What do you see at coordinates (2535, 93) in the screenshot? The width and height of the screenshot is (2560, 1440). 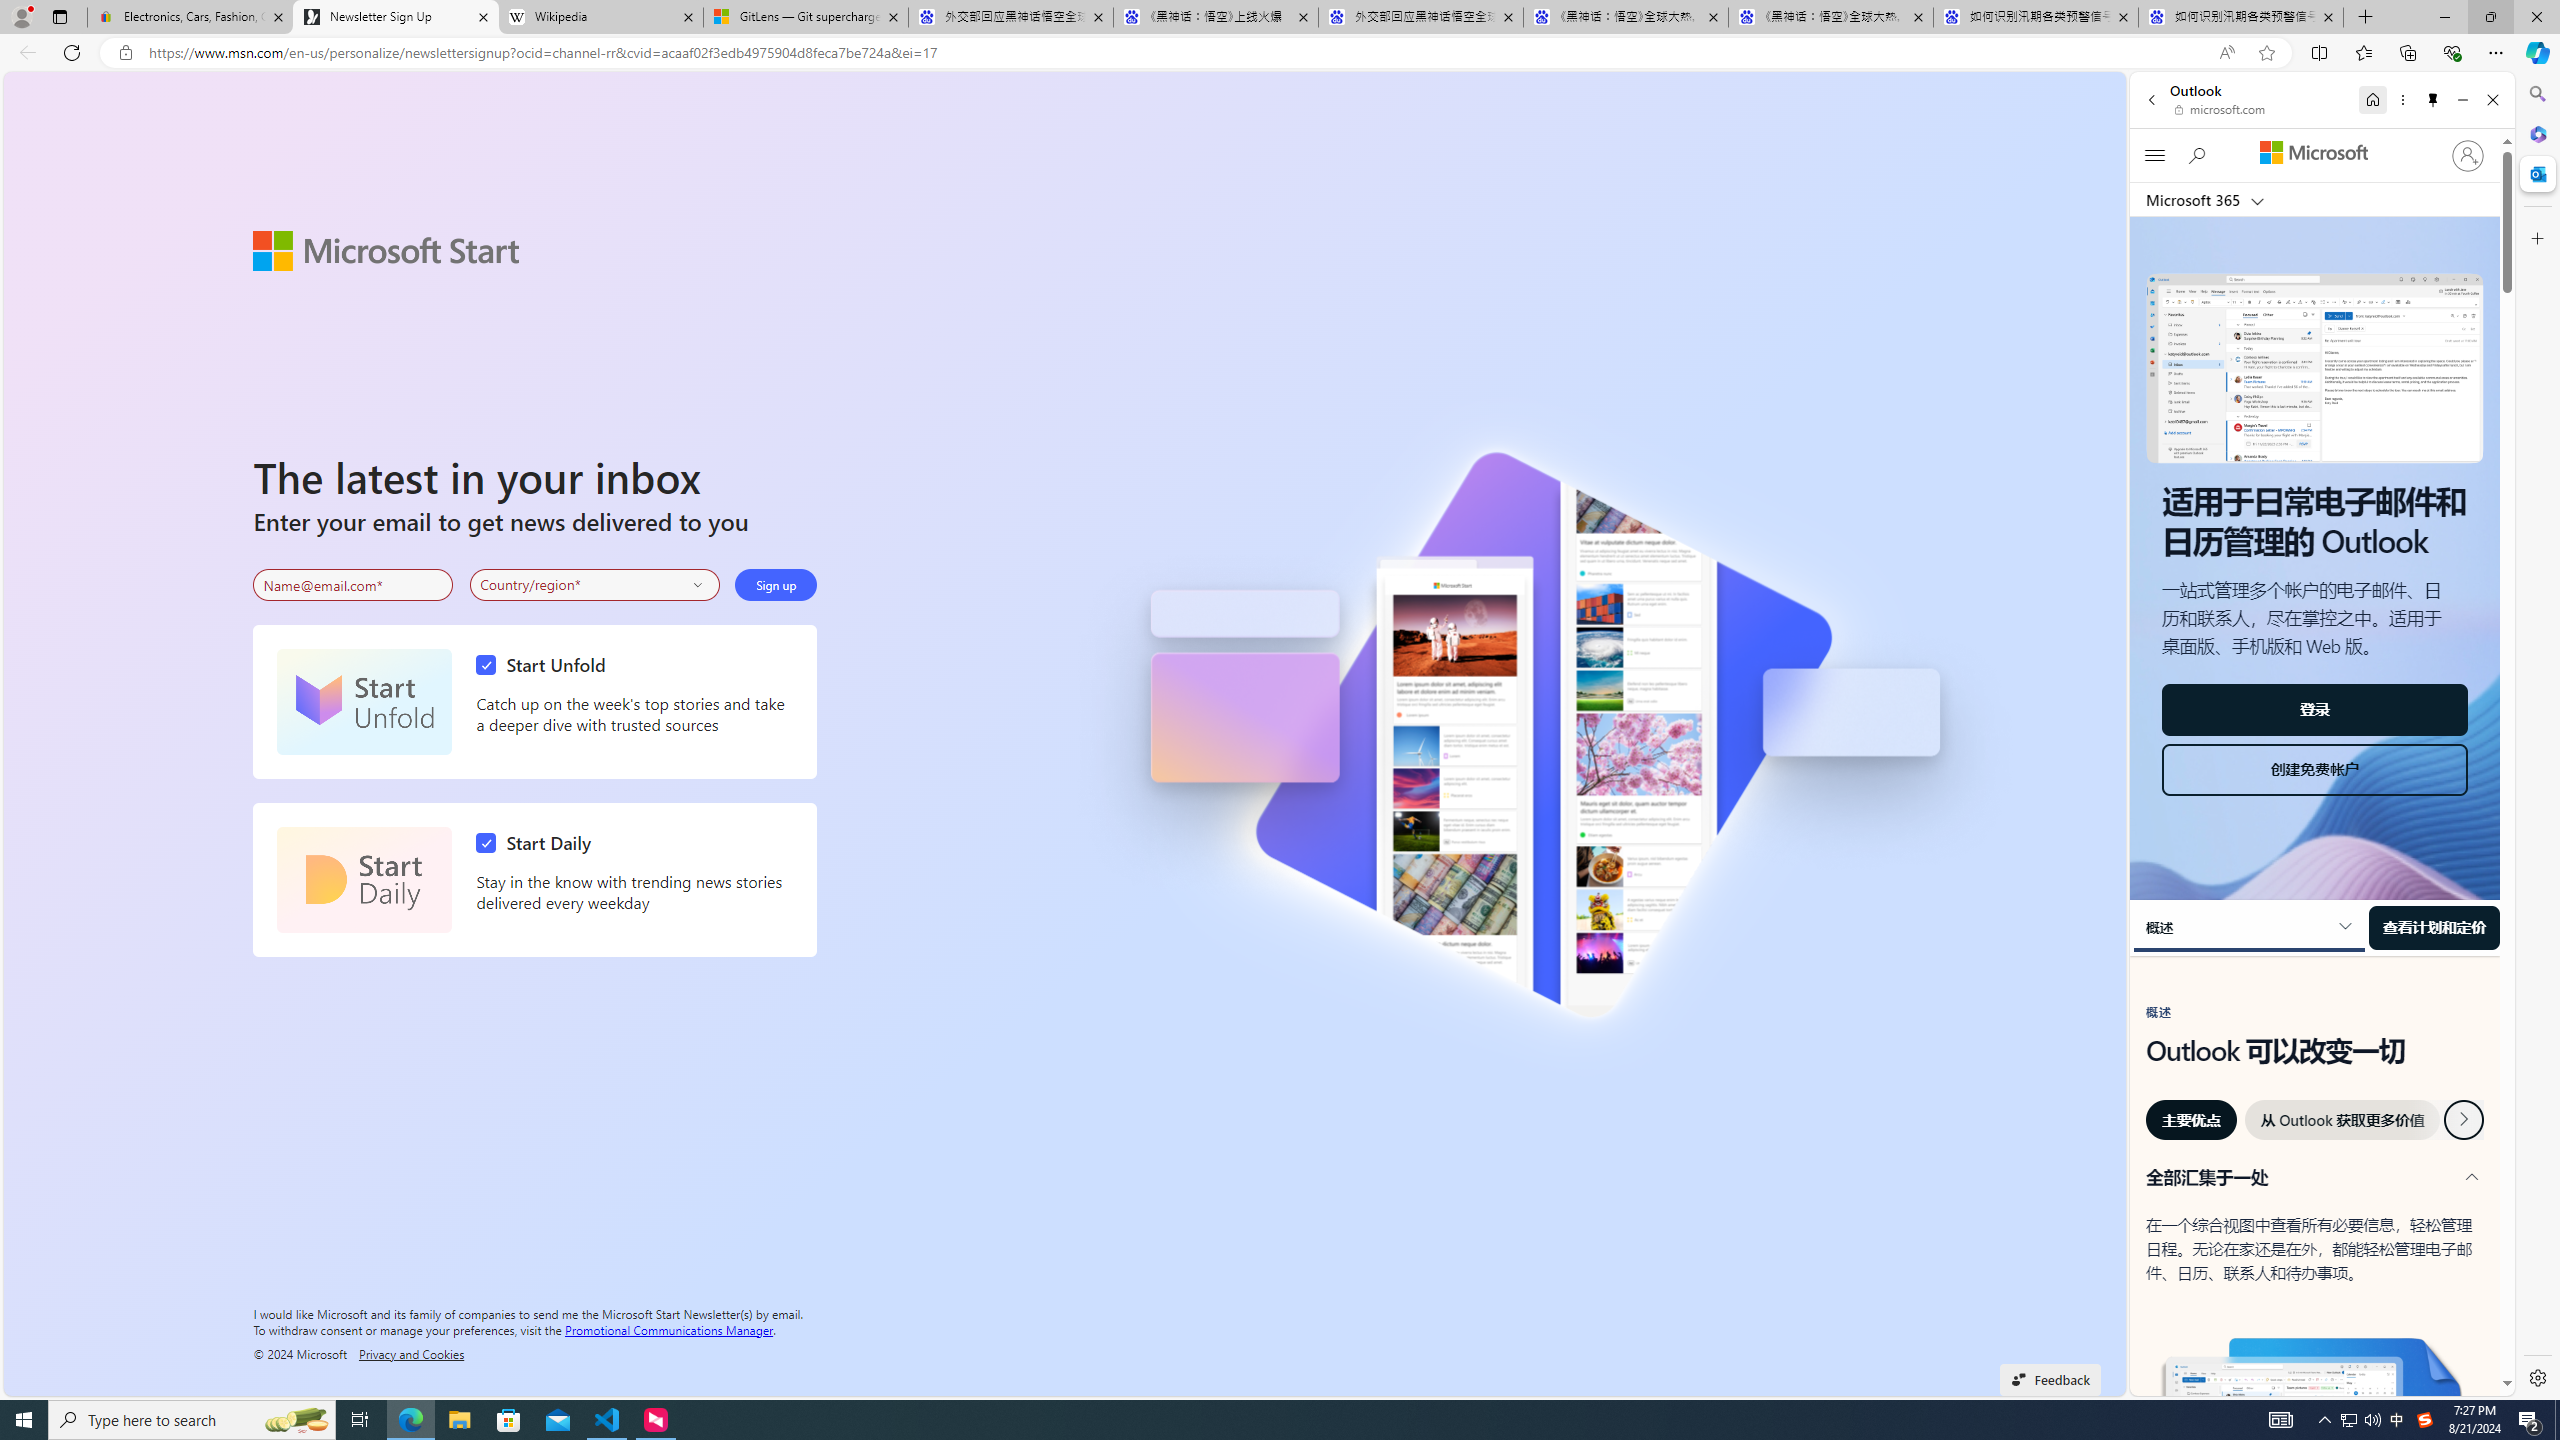 I see `'Search'` at bounding box center [2535, 93].